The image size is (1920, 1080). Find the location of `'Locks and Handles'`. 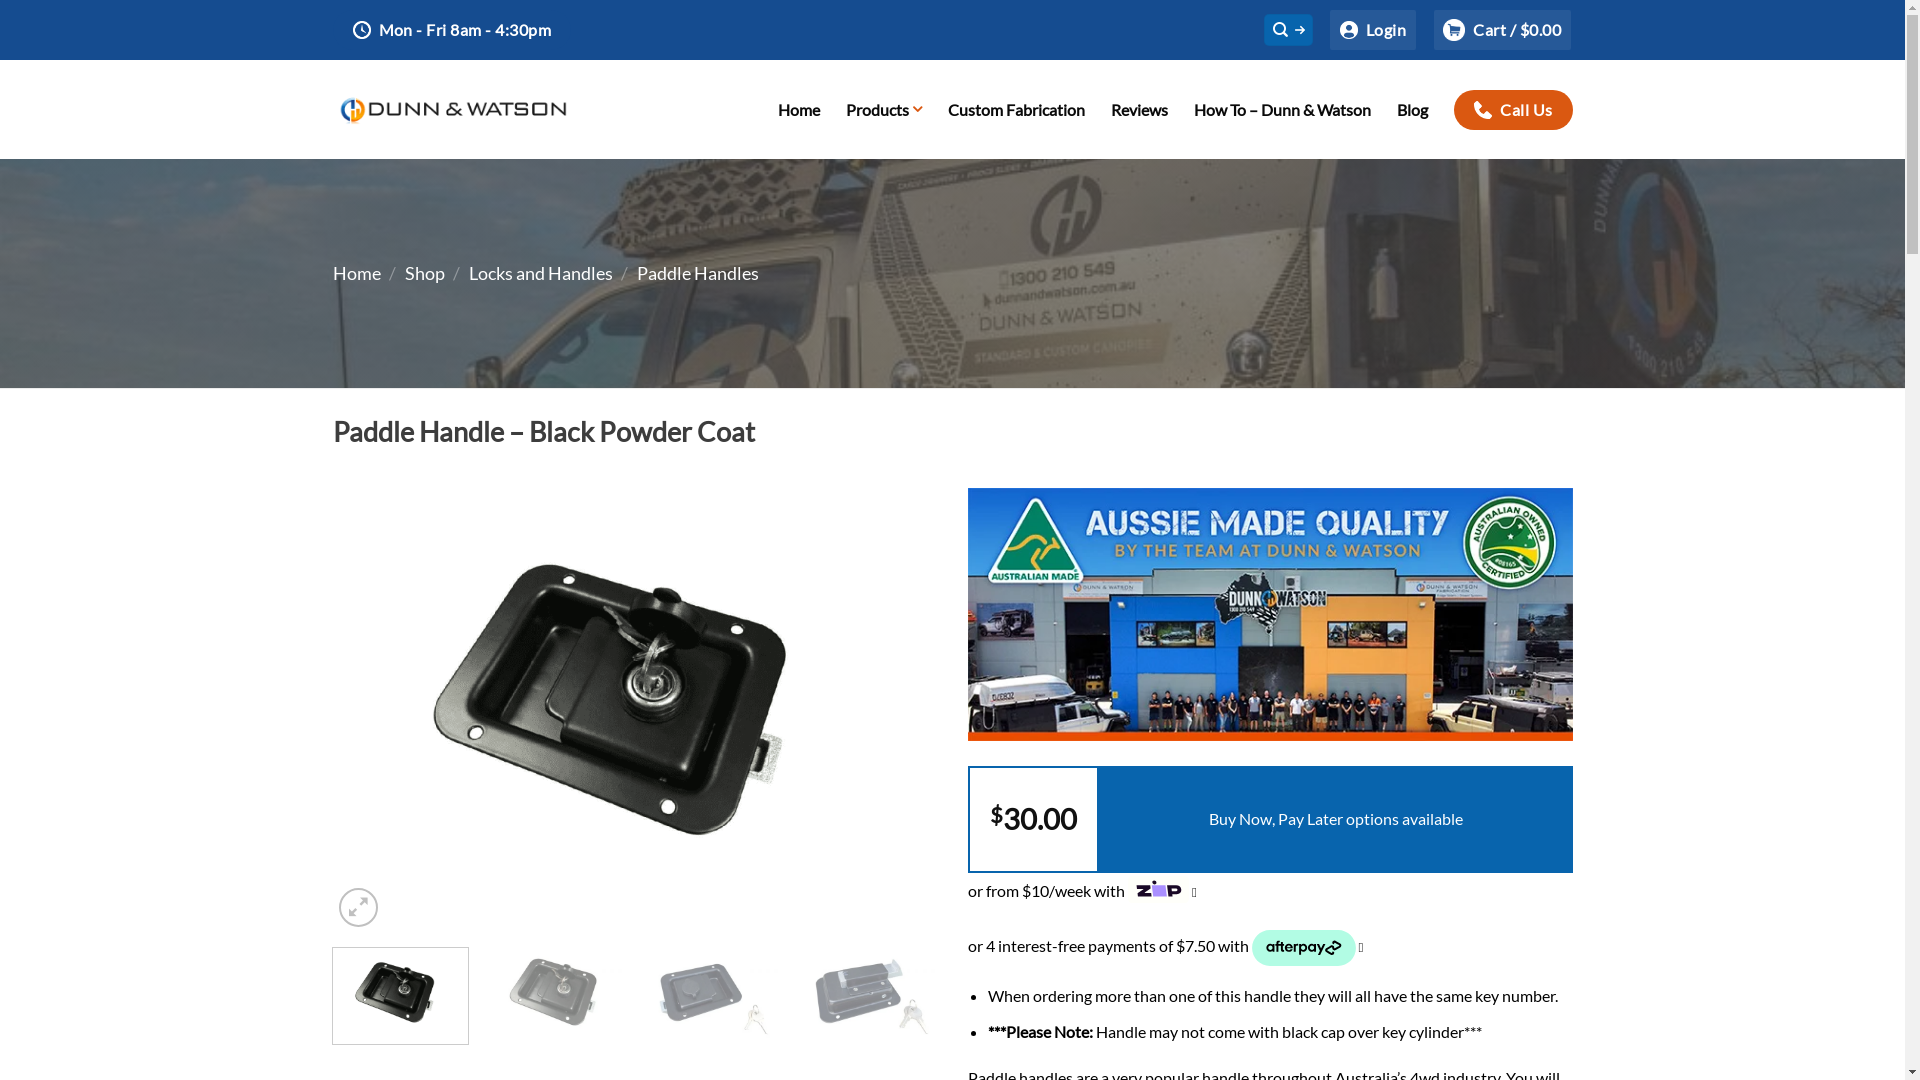

'Locks and Handles' is located at coordinates (468, 273).